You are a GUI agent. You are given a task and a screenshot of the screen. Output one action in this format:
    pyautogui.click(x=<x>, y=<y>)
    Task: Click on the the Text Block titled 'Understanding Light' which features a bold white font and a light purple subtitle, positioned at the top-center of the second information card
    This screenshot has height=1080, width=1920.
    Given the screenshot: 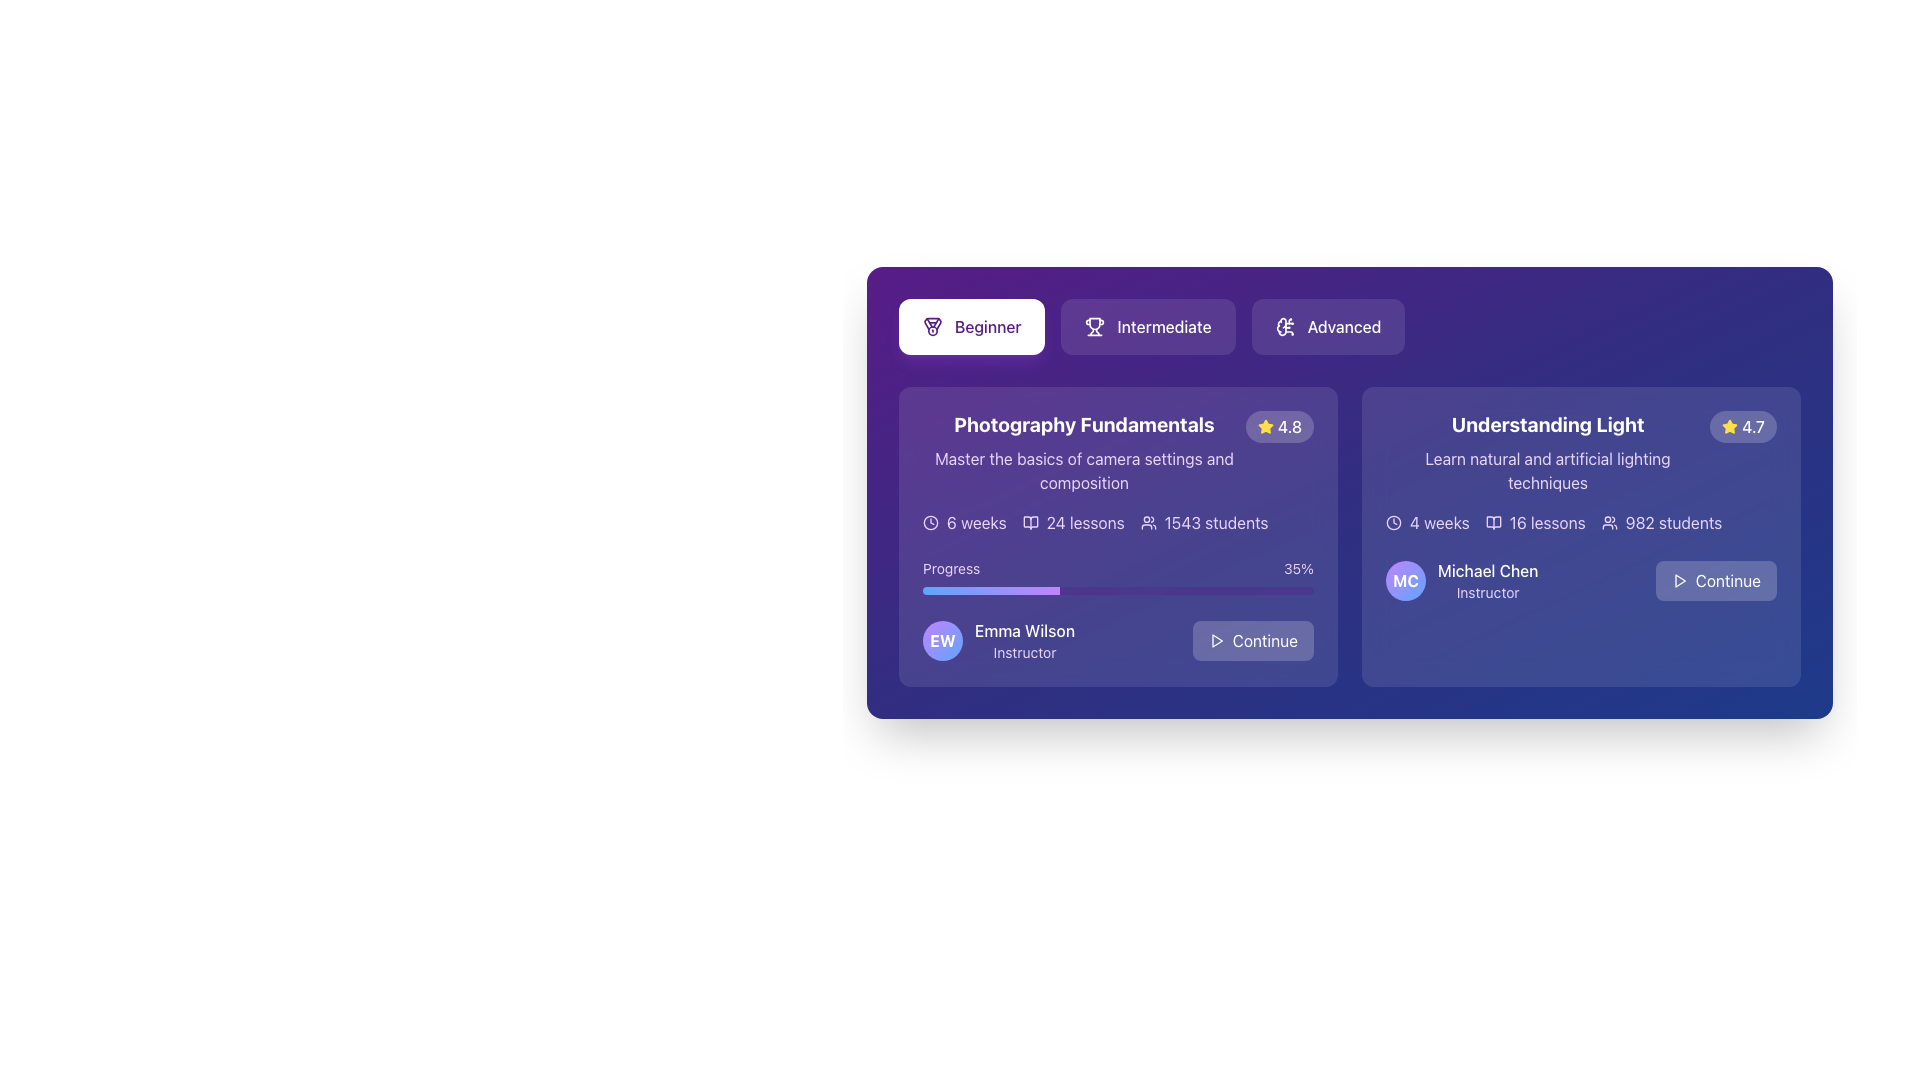 What is the action you would take?
    pyautogui.click(x=1547, y=452)
    